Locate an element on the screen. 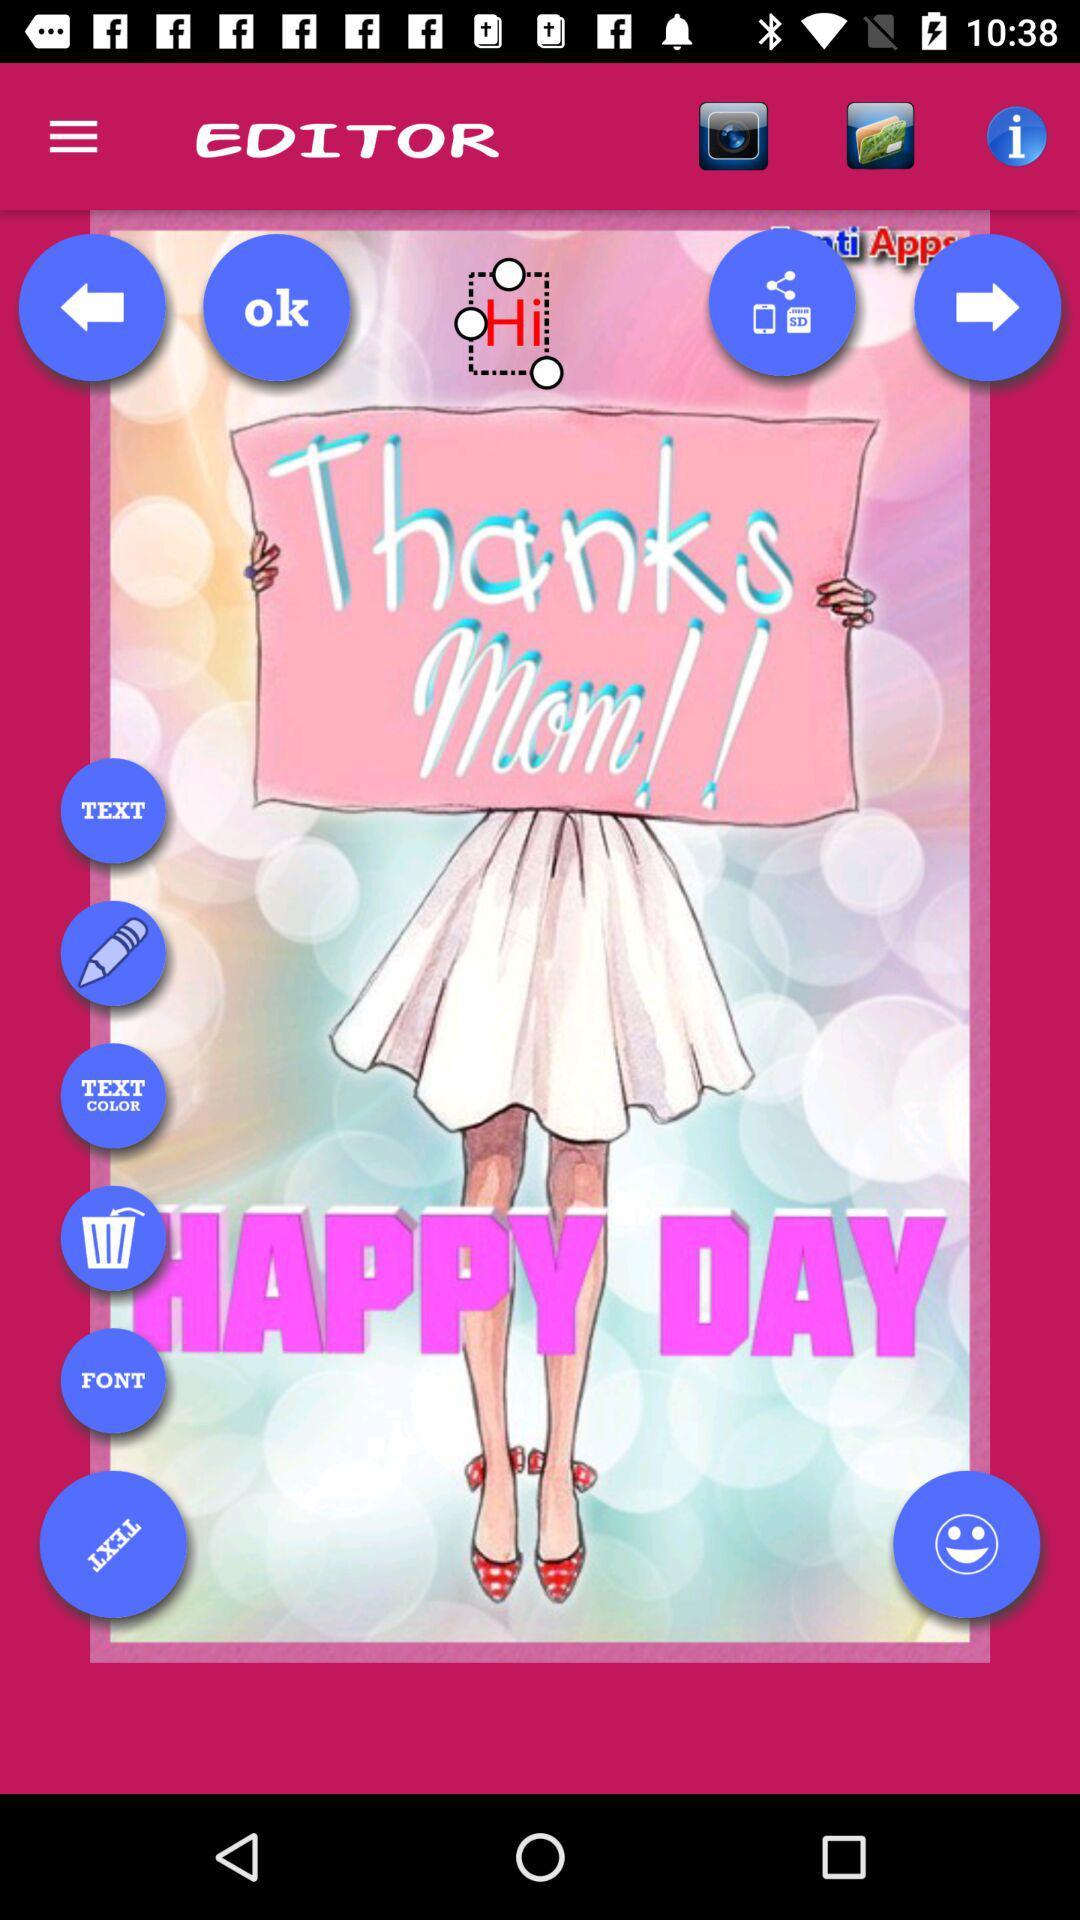 This screenshot has width=1080, height=1920. text box is located at coordinates (113, 810).